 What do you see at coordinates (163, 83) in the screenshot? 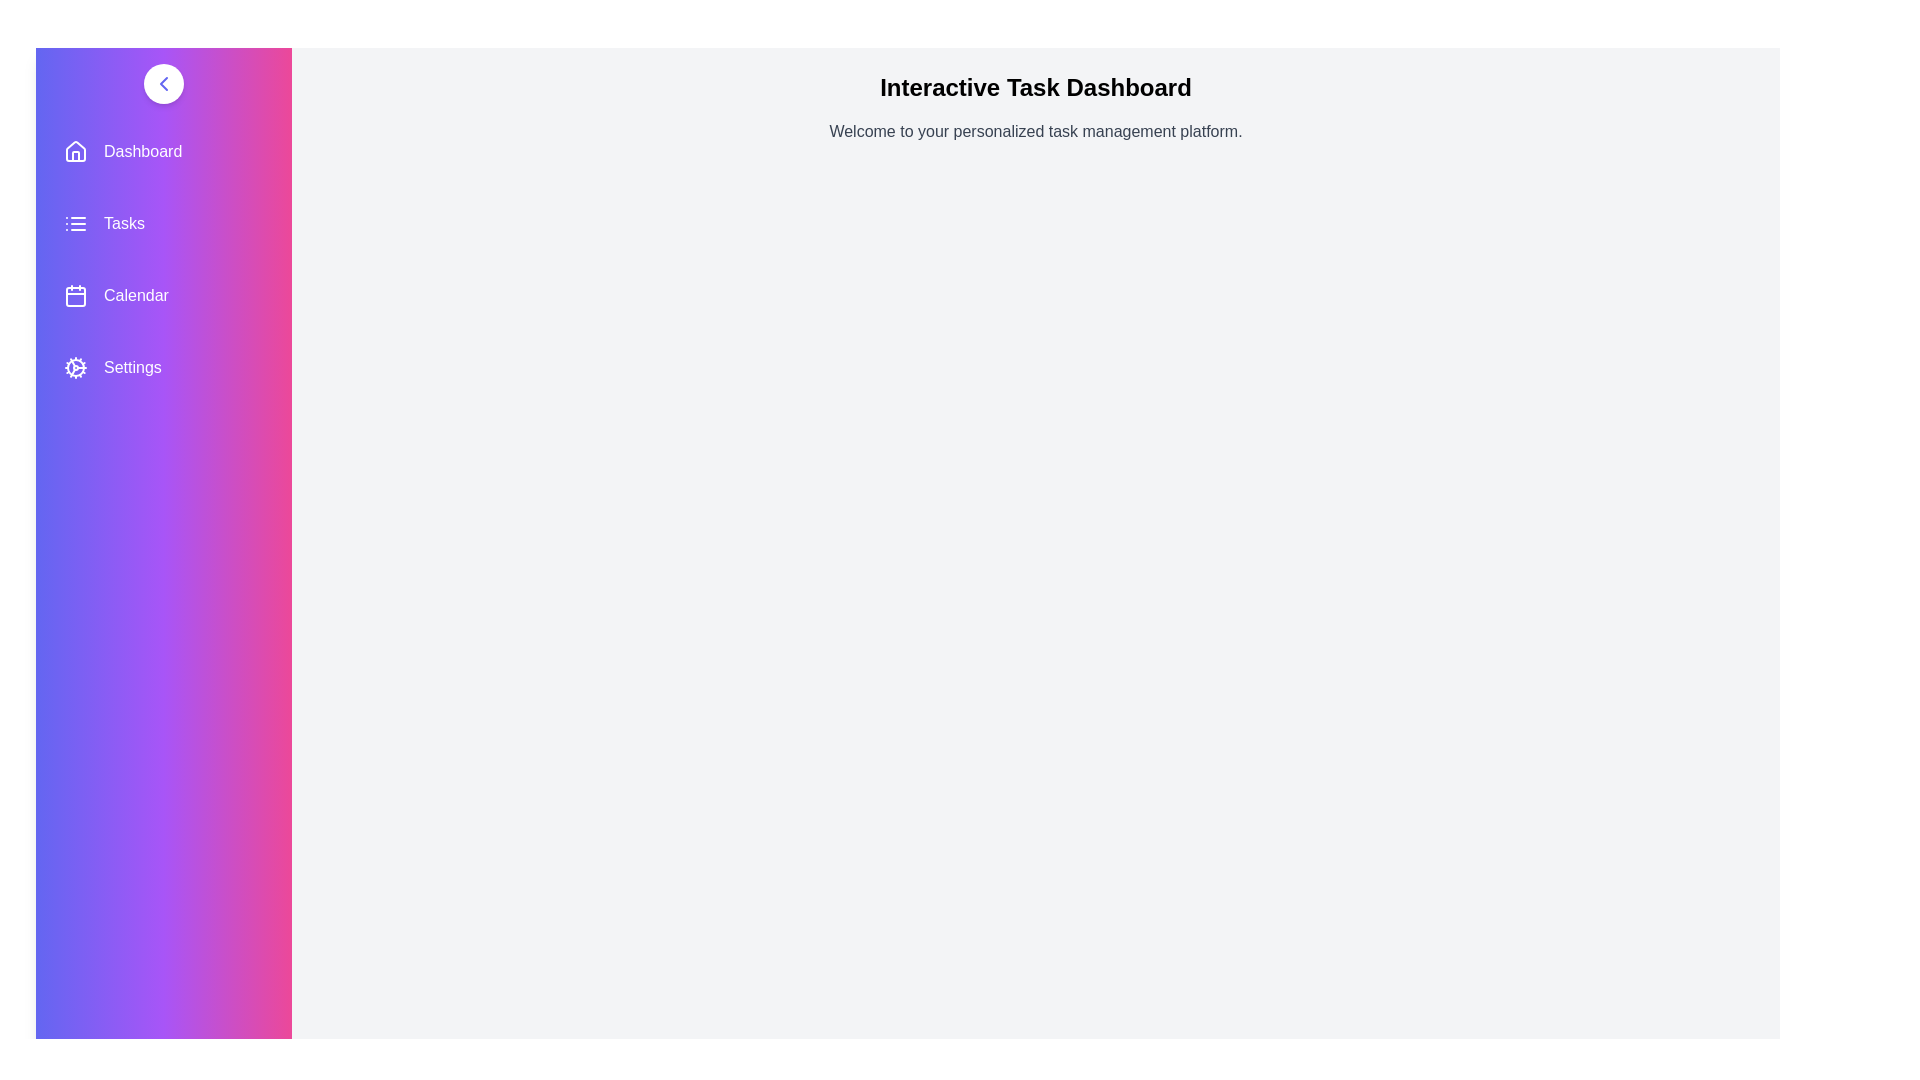
I see `the button with the arrow to toggle the drawer open or closed` at bounding box center [163, 83].